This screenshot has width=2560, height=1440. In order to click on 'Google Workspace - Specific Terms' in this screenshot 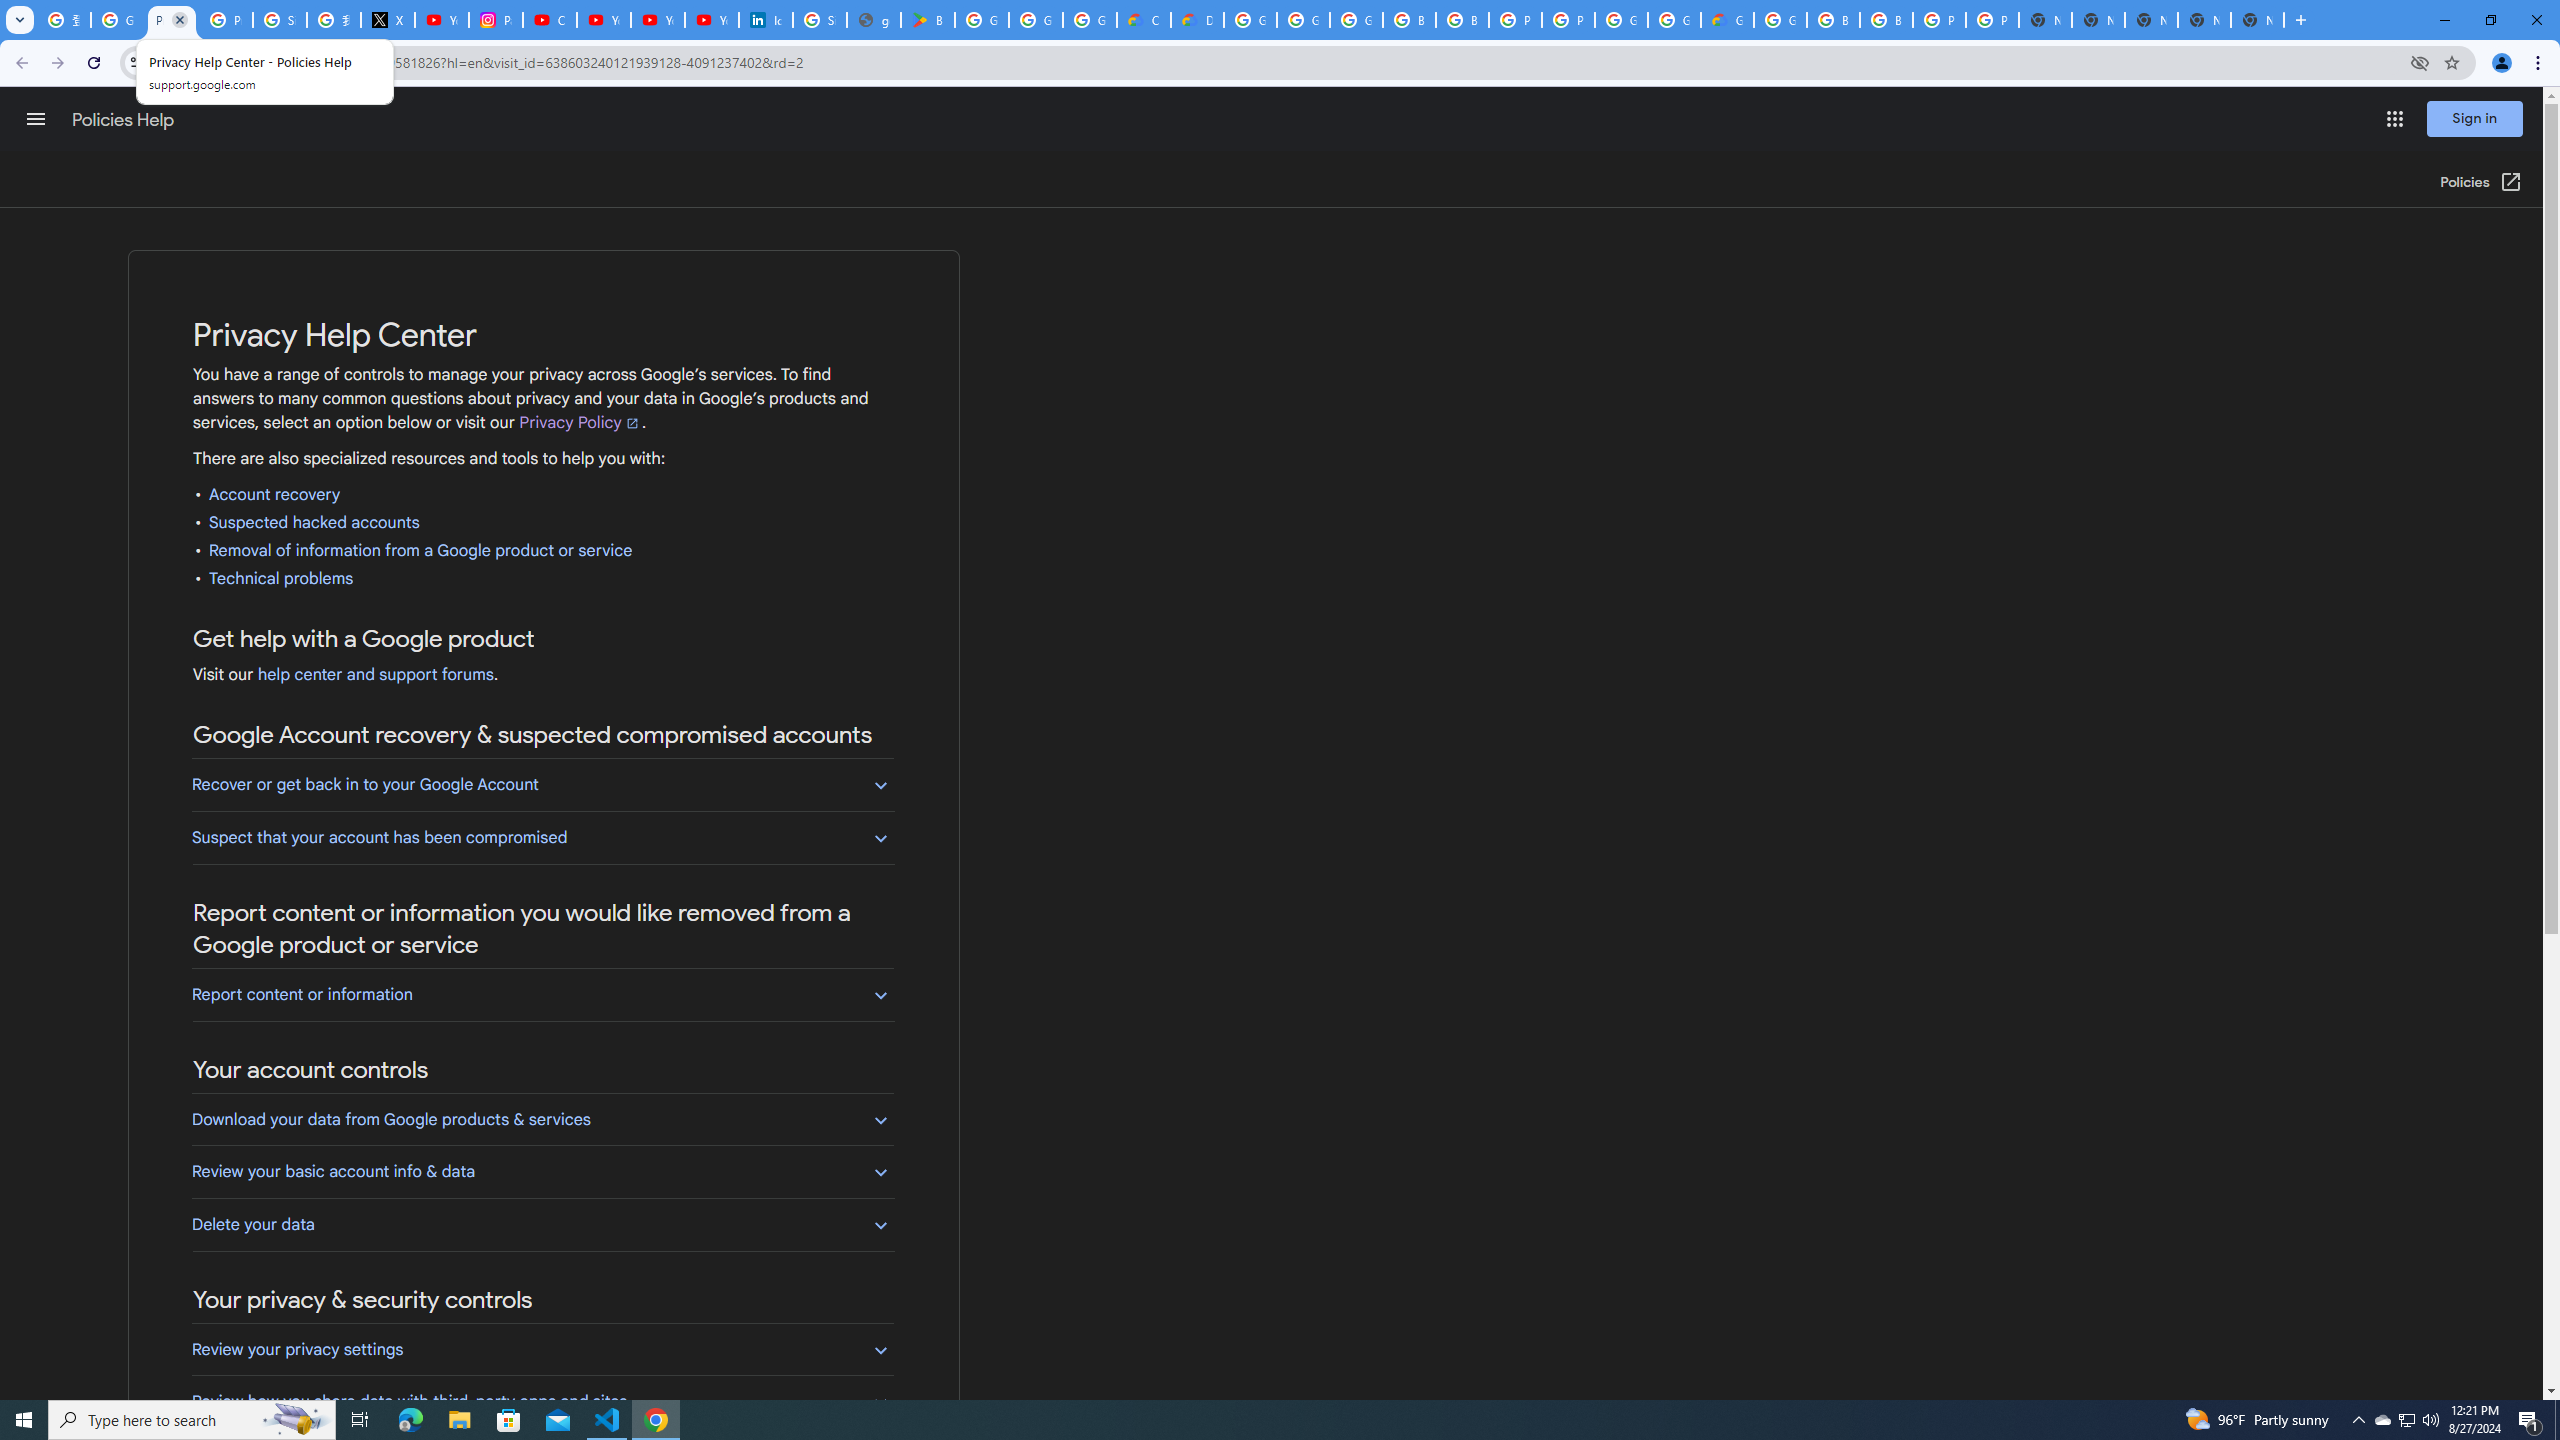, I will do `click(1089, 19)`.